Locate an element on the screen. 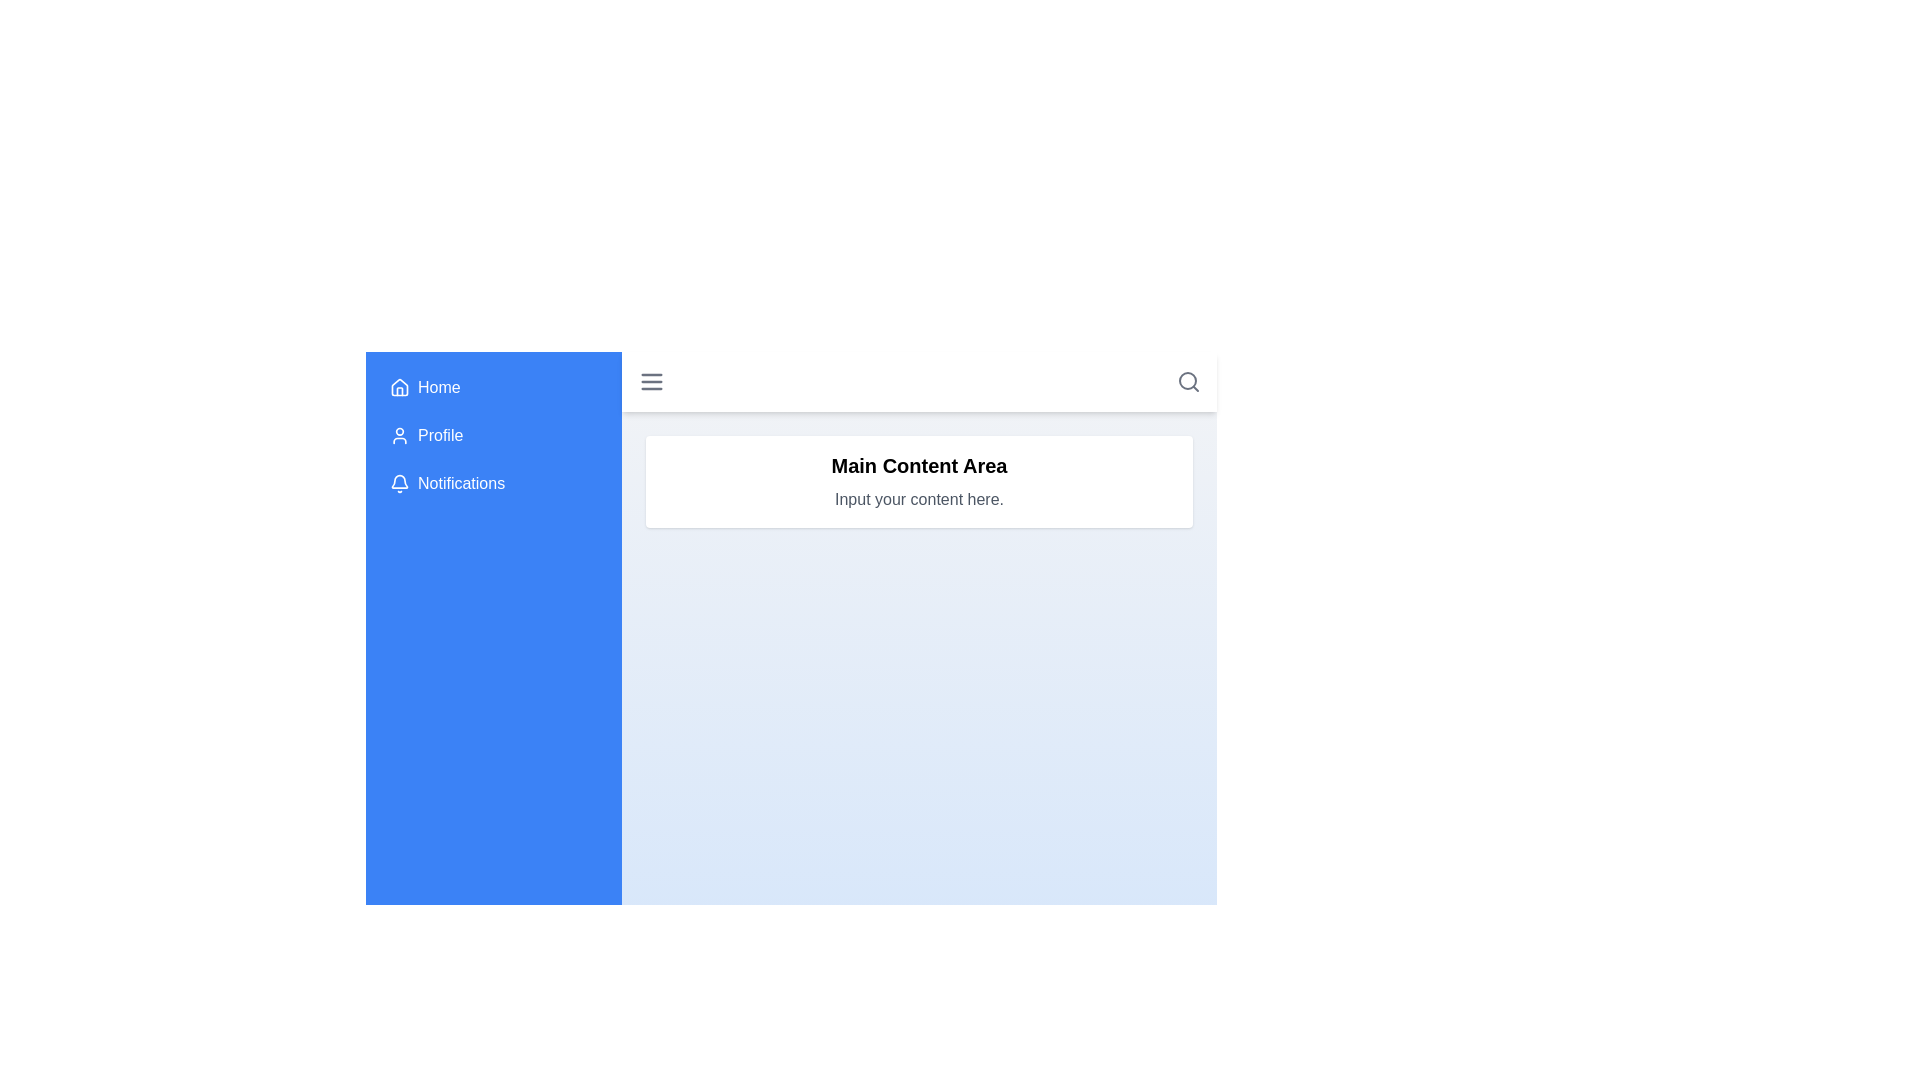 The height and width of the screenshot is (1080, 1920). the 'Home' entry in the sidebar is located at coordinates (494, 388).